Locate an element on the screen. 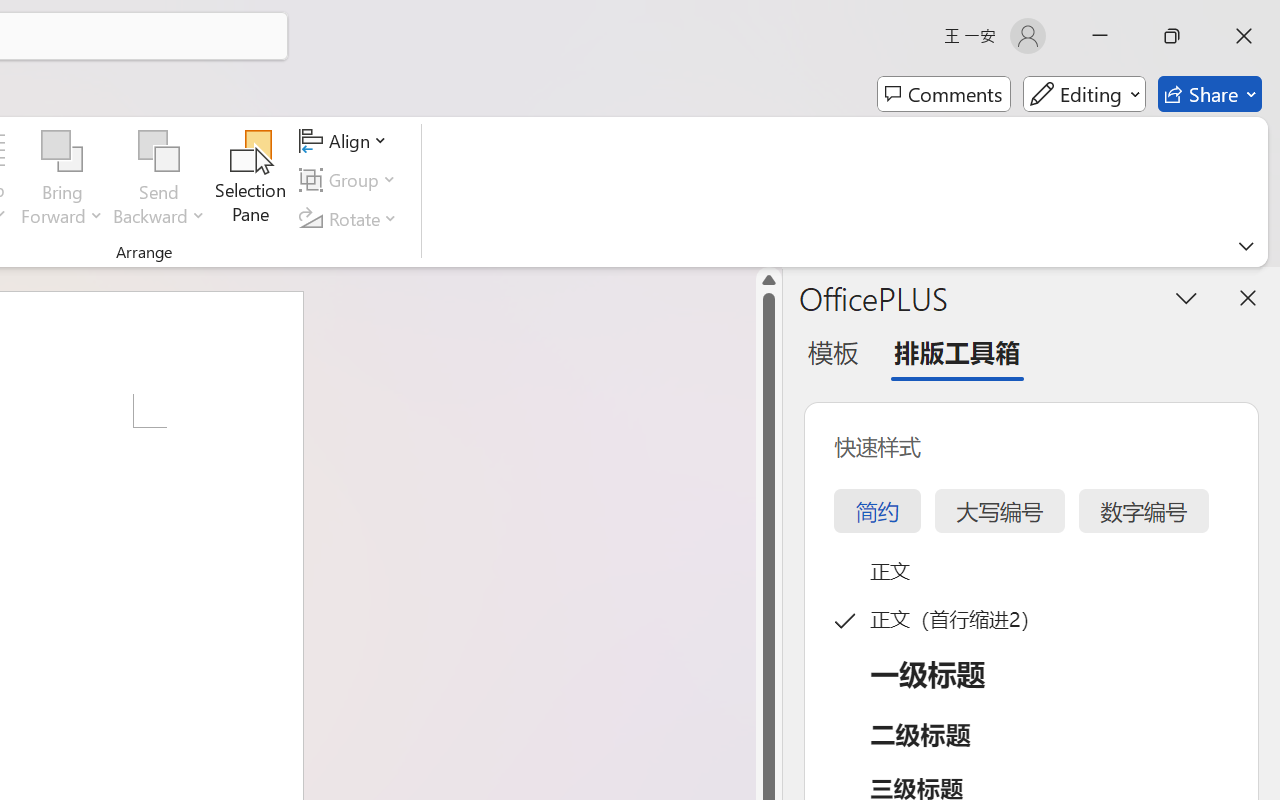  'Bring Forward' is located at coordinates (62, 151).